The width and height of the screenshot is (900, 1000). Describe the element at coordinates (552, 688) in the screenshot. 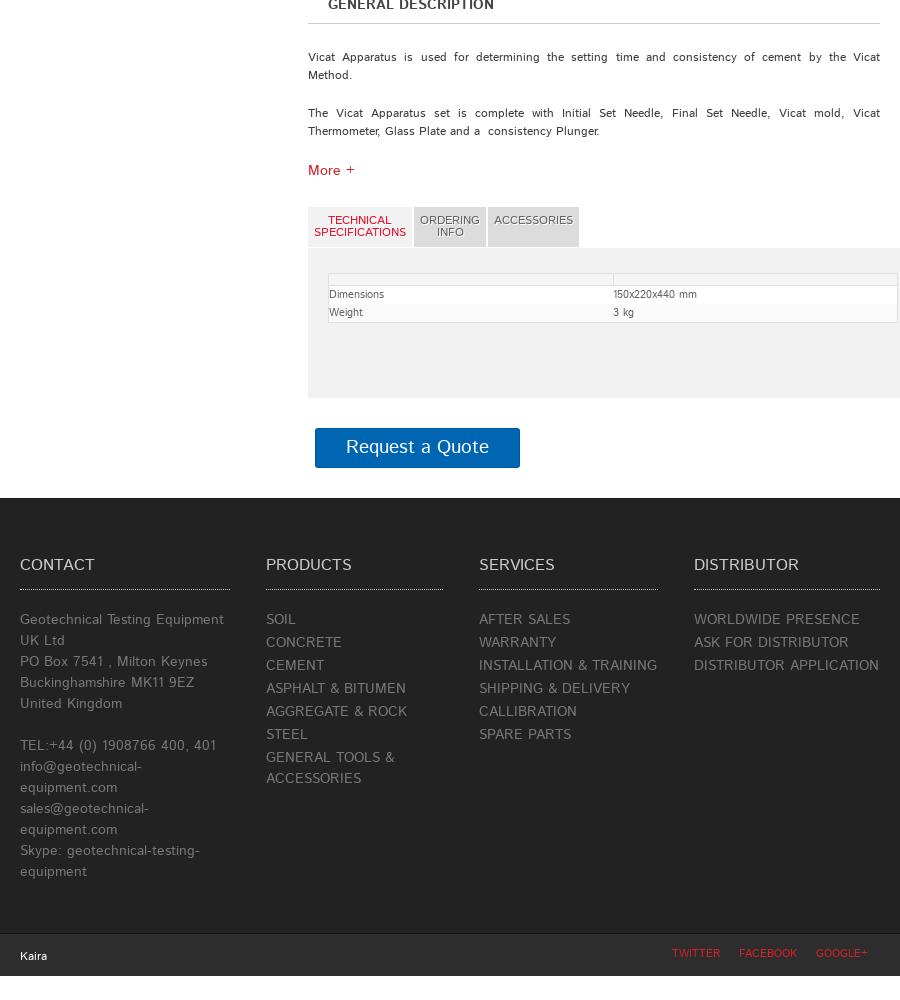

I see `'SHIPPING & DELIVERY'` at that location.